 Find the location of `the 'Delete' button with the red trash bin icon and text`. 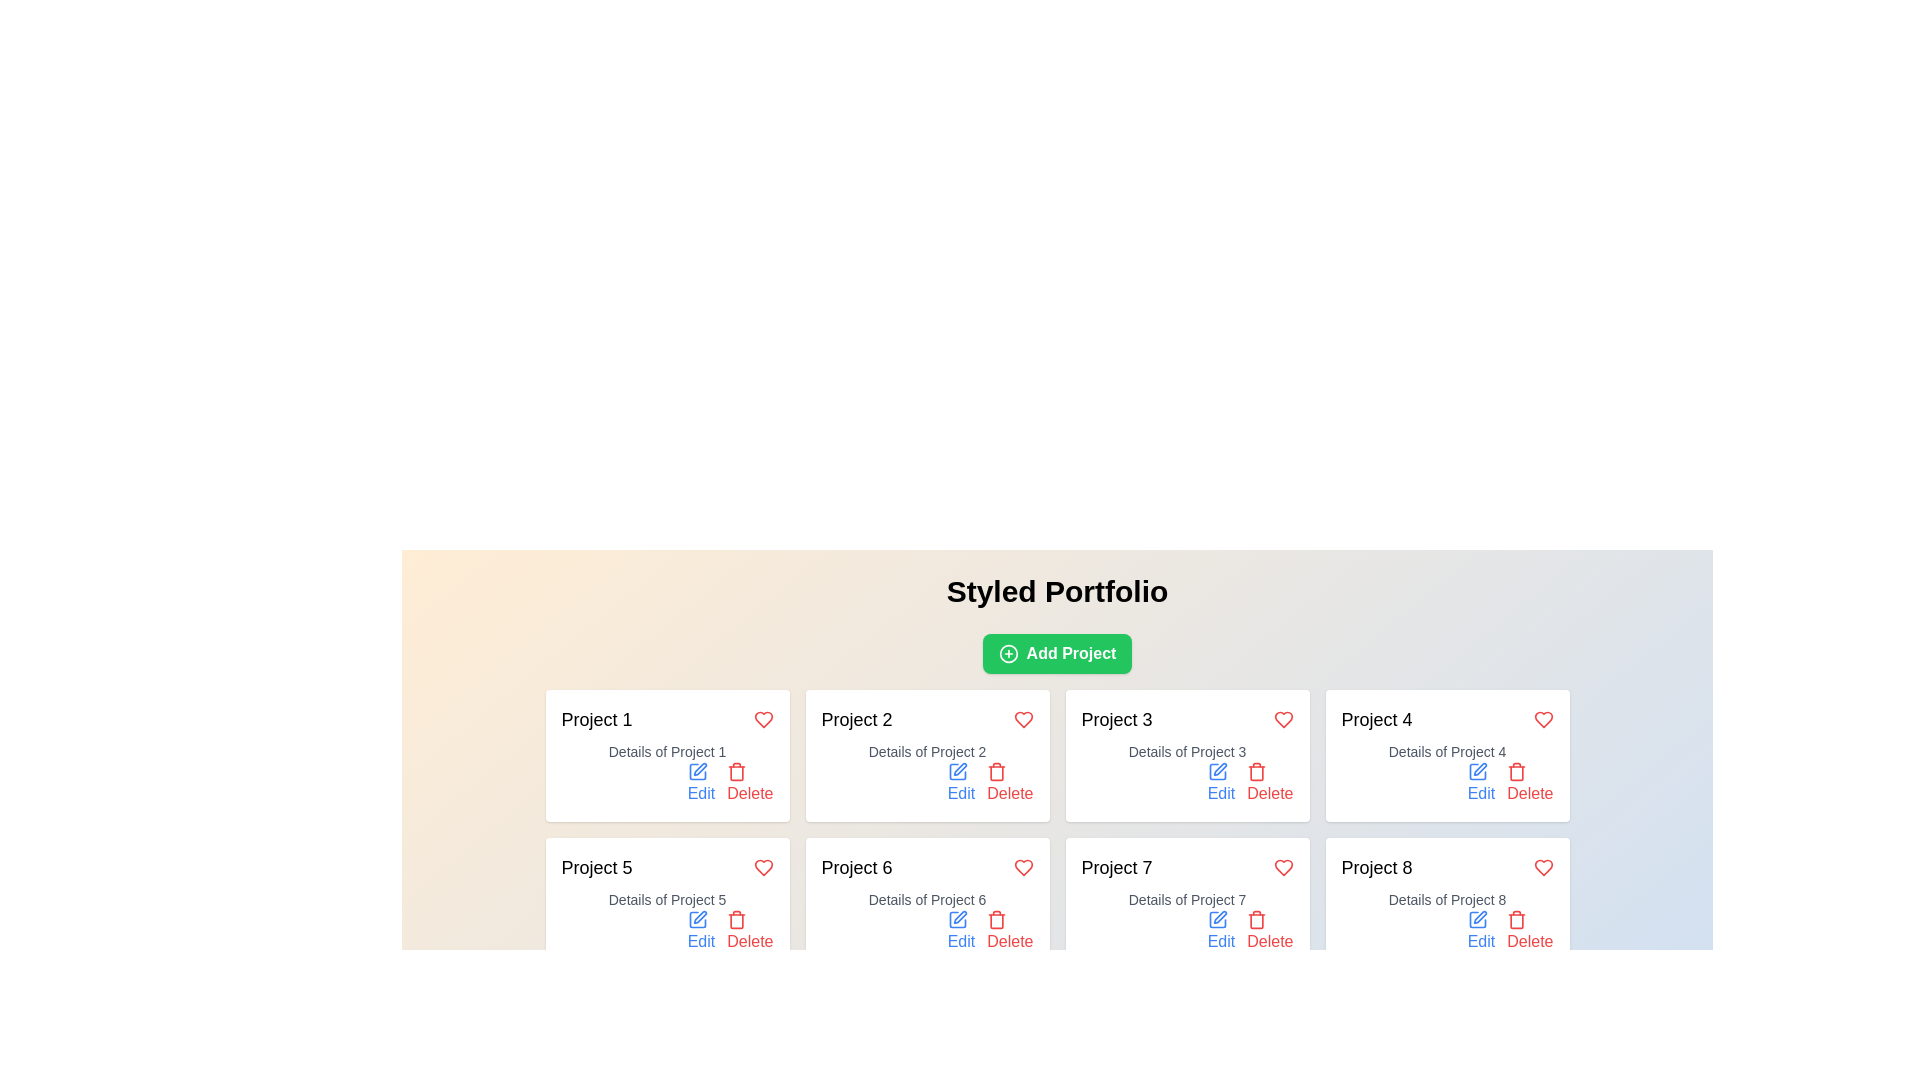

the 'Delete' button with the red trash bin icon and text is located at coordinates (1010, 782).